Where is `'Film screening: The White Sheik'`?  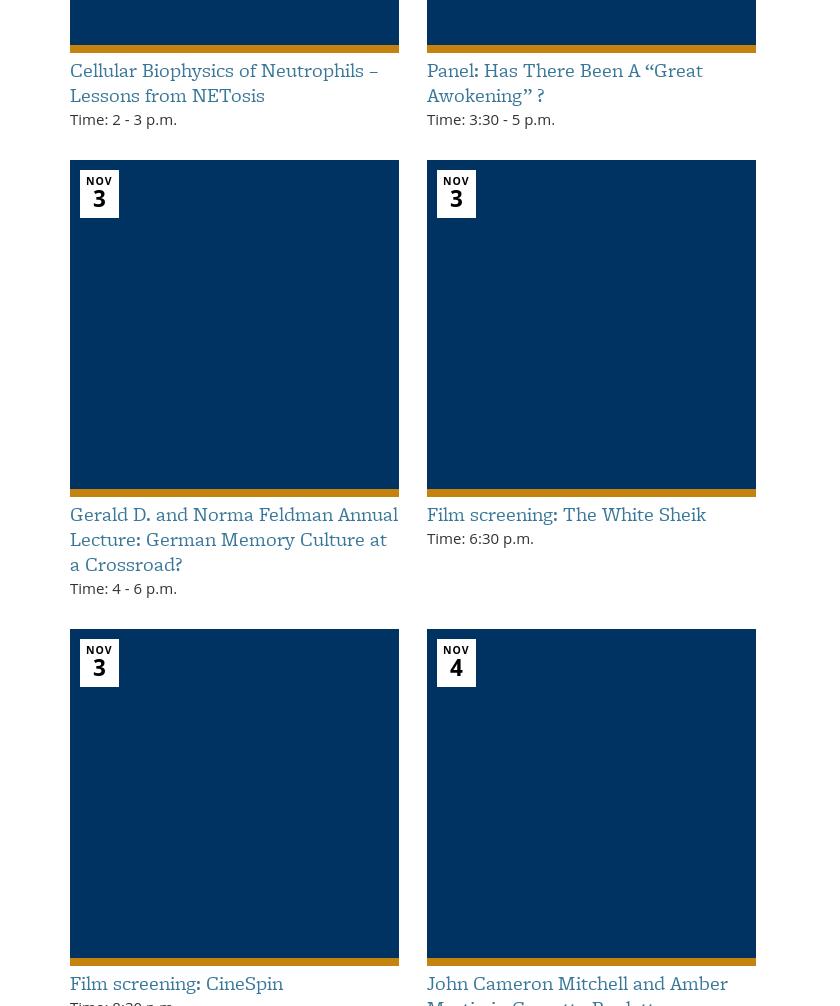
'Film screening: The White Sheik' is located at coordinates (566, 512).